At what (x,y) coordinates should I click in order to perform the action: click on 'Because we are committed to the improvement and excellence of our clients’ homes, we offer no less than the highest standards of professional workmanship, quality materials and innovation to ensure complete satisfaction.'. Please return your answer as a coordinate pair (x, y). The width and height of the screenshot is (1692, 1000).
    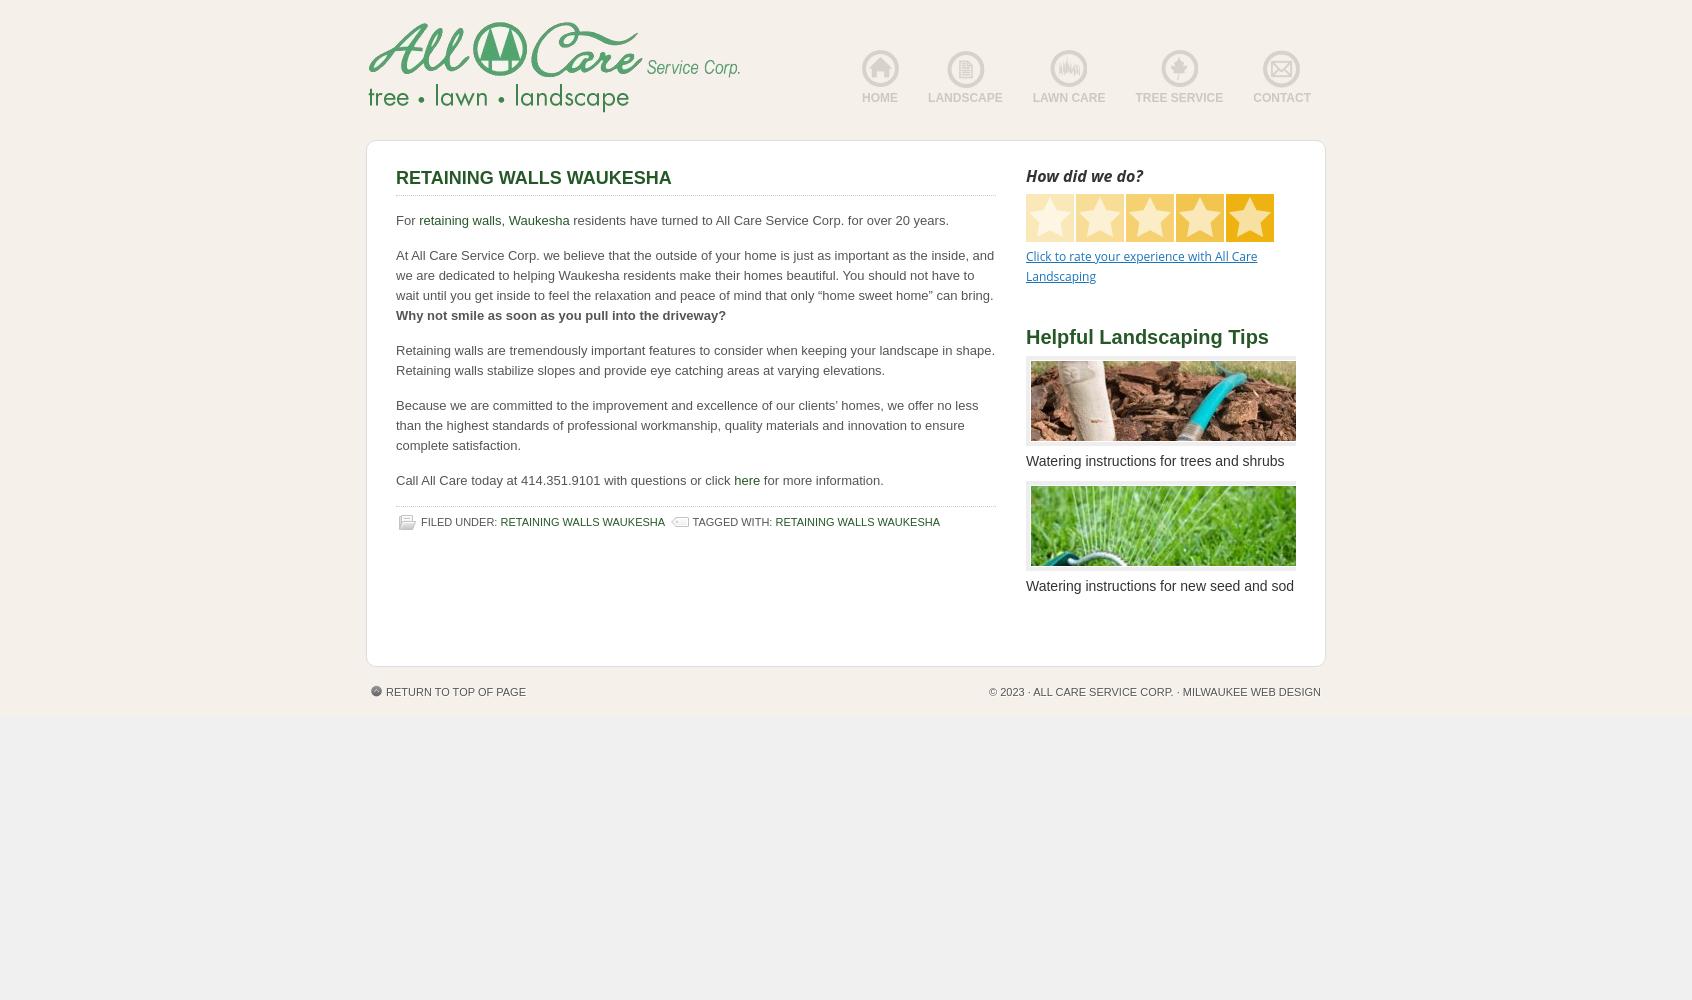
    Looking at the image, I should click on (686, 425).